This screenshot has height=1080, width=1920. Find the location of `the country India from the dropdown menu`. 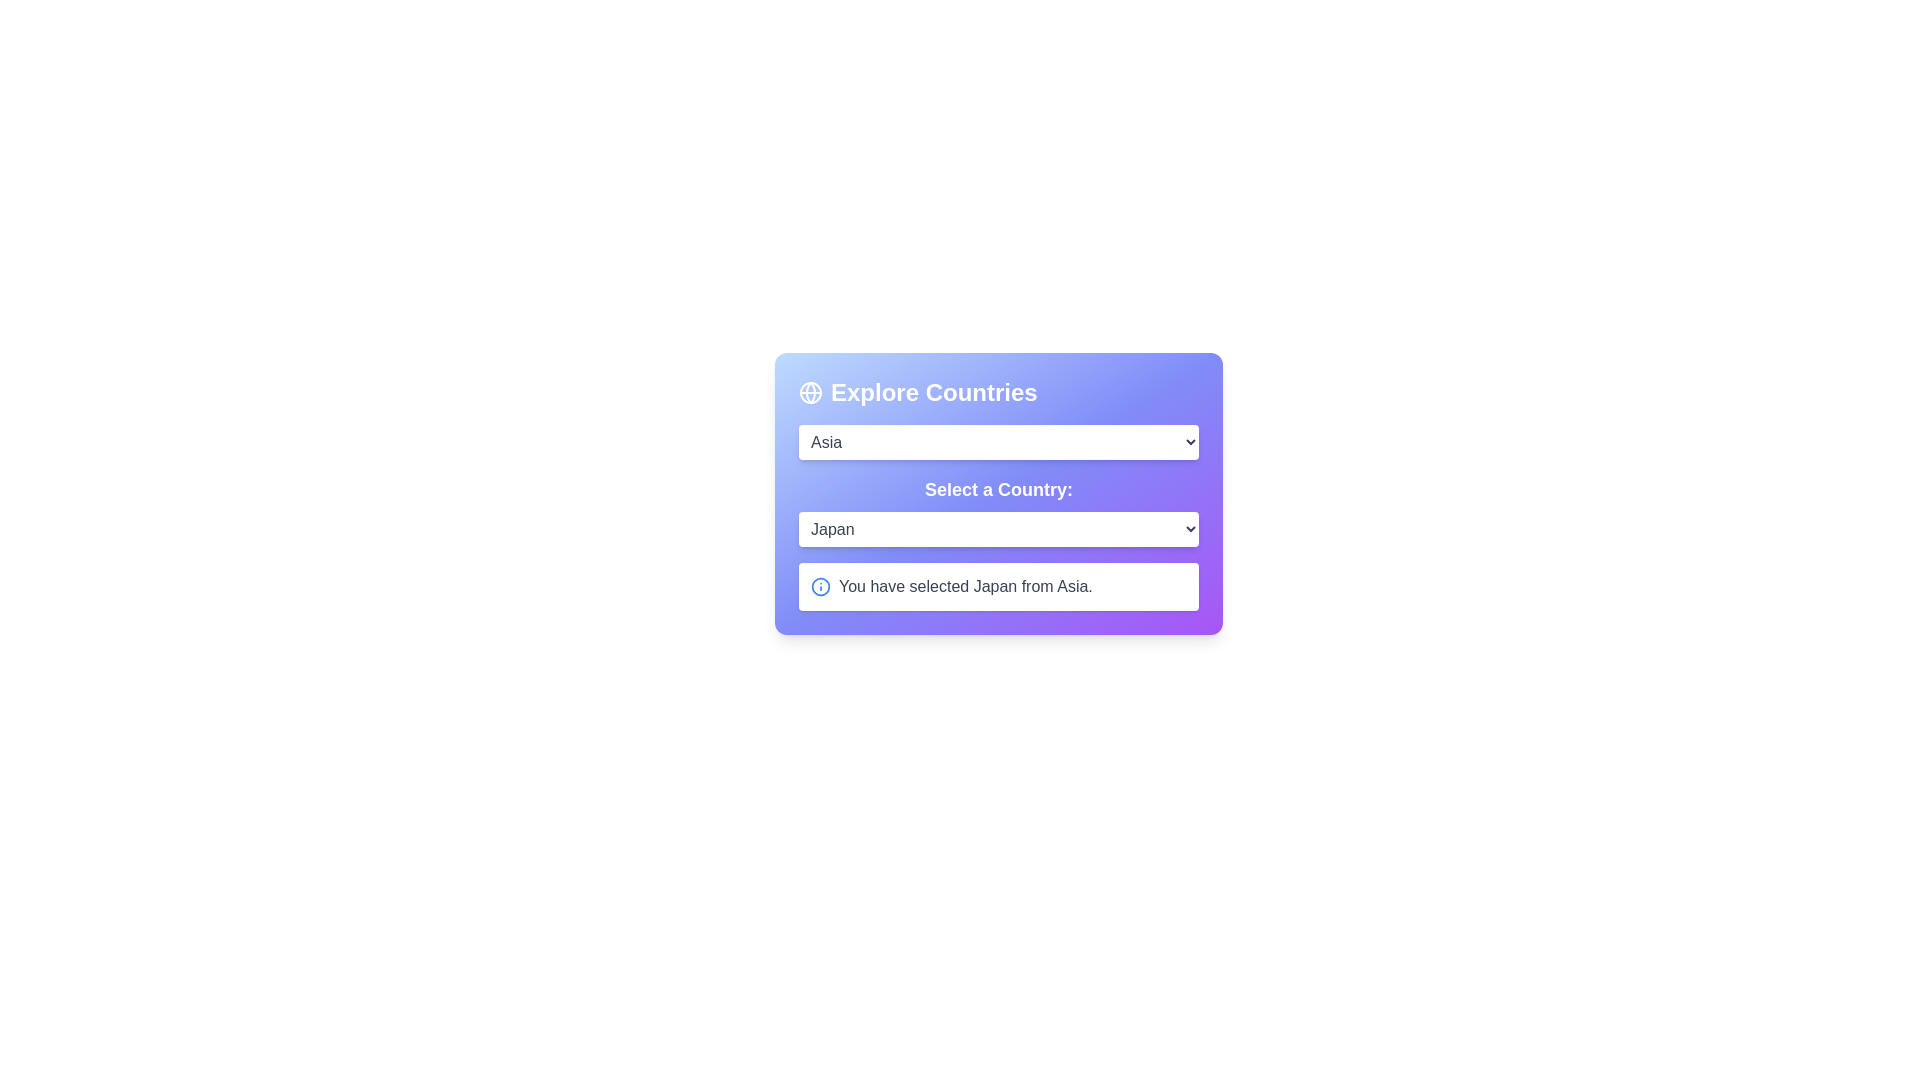

the country India from the dropdown menu is located at coordinates (998, 528).